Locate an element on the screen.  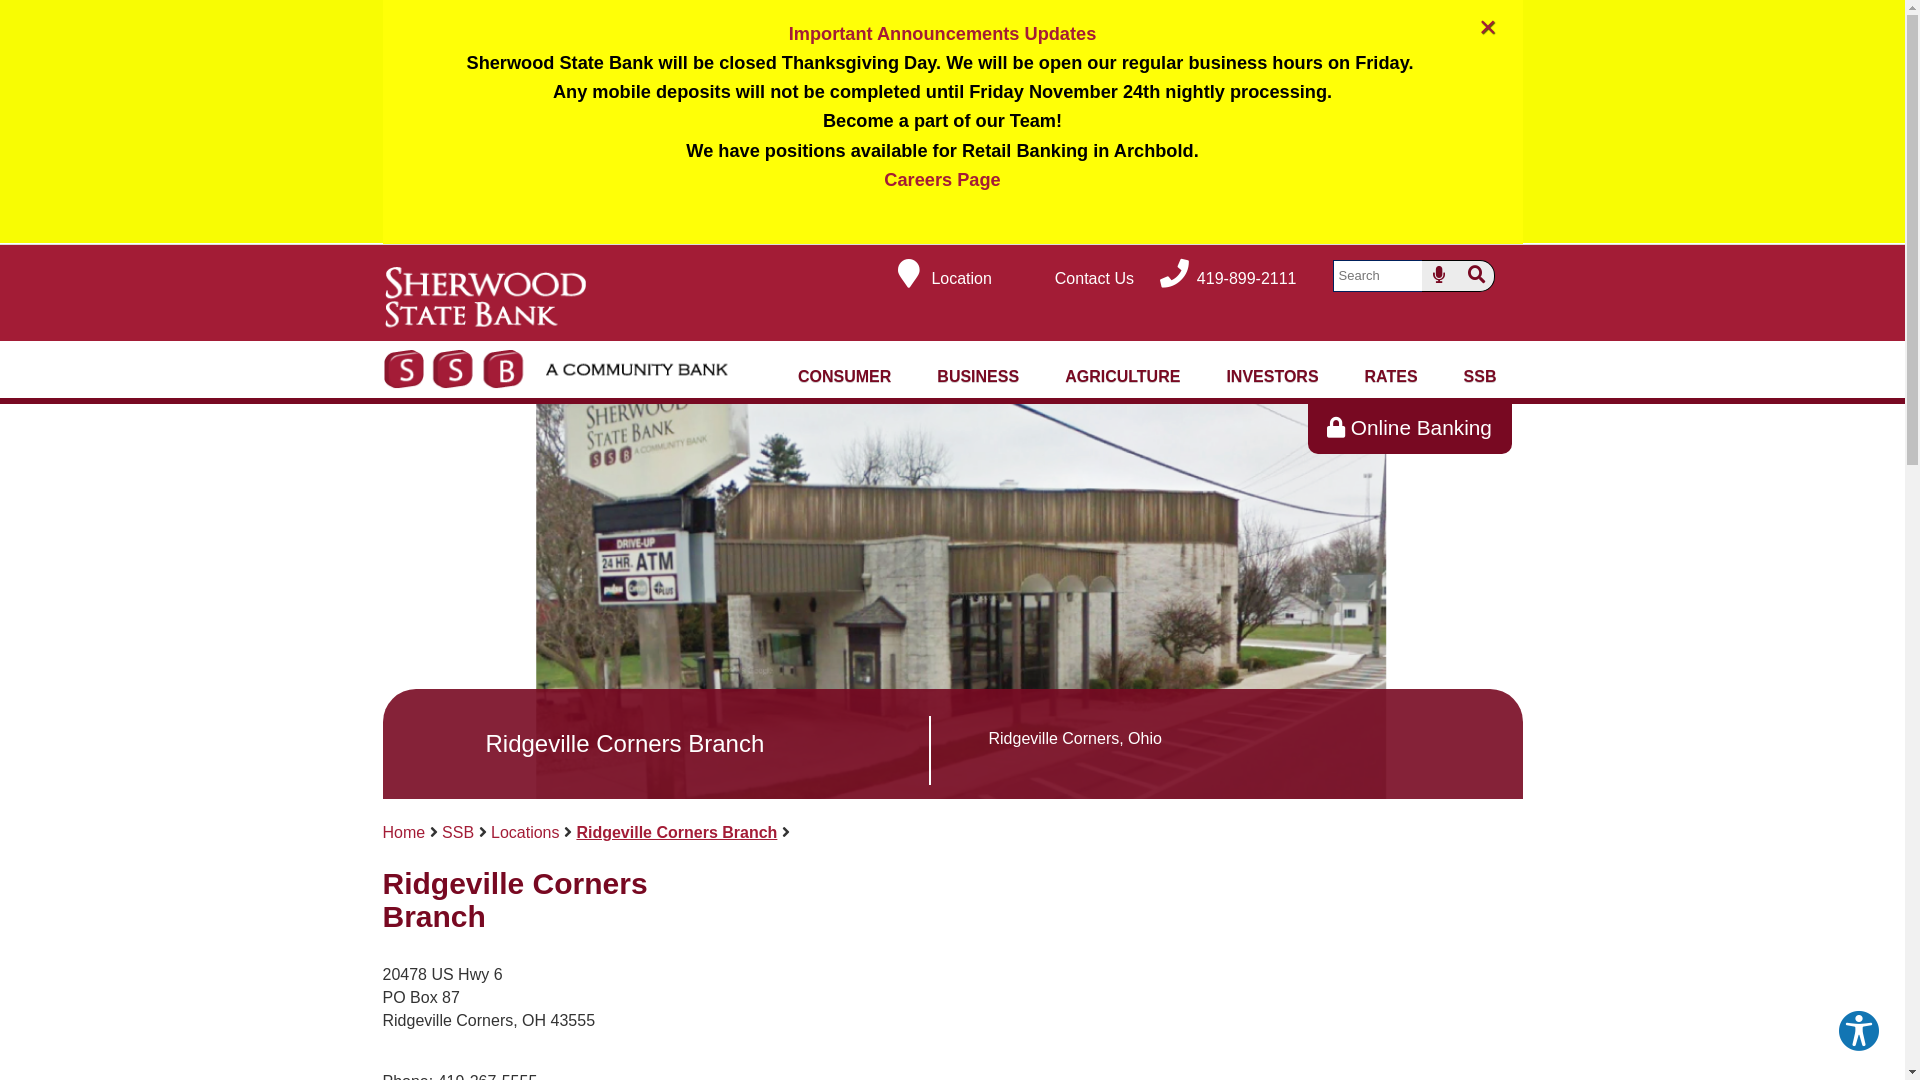
'Location' is located at coordinates (940, 278).